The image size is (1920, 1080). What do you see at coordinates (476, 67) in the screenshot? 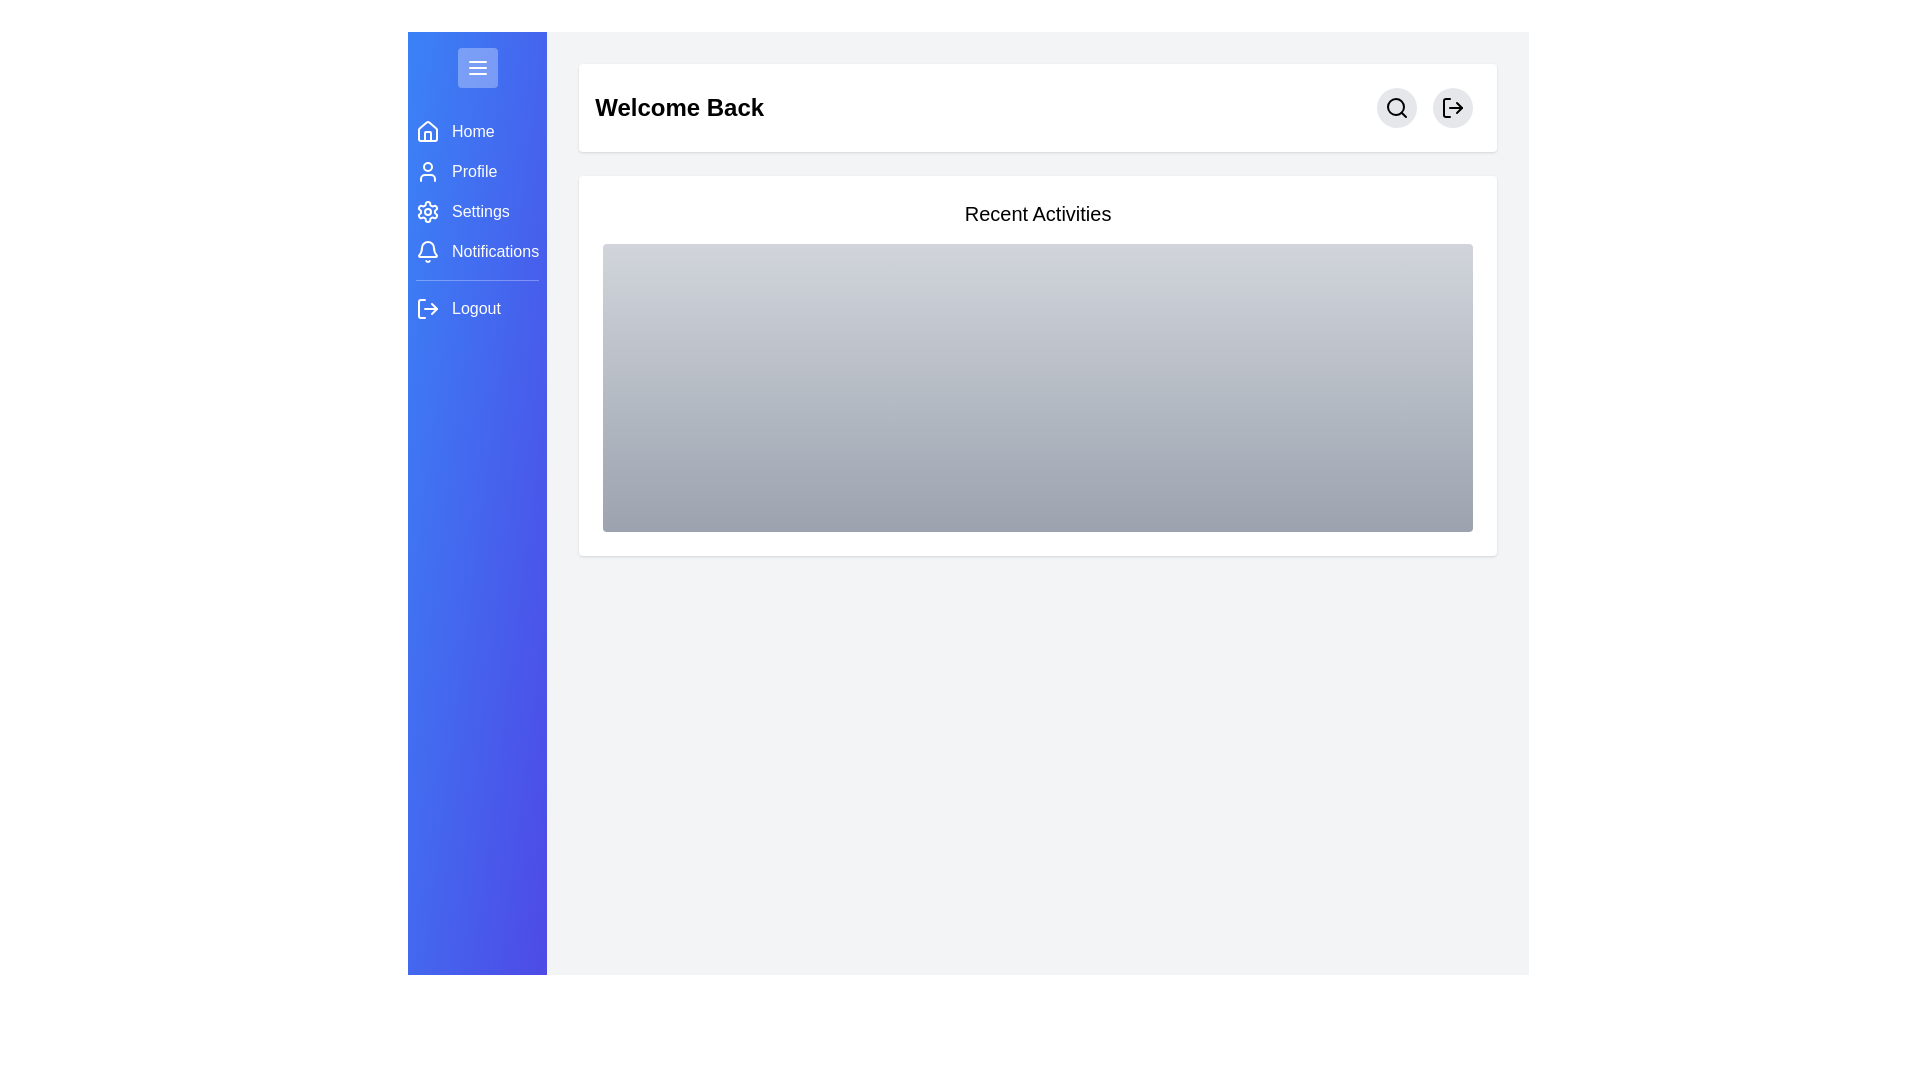
I see `the hamburger menu icon located at the top of the sidebar` at bounding box center [476, 67].